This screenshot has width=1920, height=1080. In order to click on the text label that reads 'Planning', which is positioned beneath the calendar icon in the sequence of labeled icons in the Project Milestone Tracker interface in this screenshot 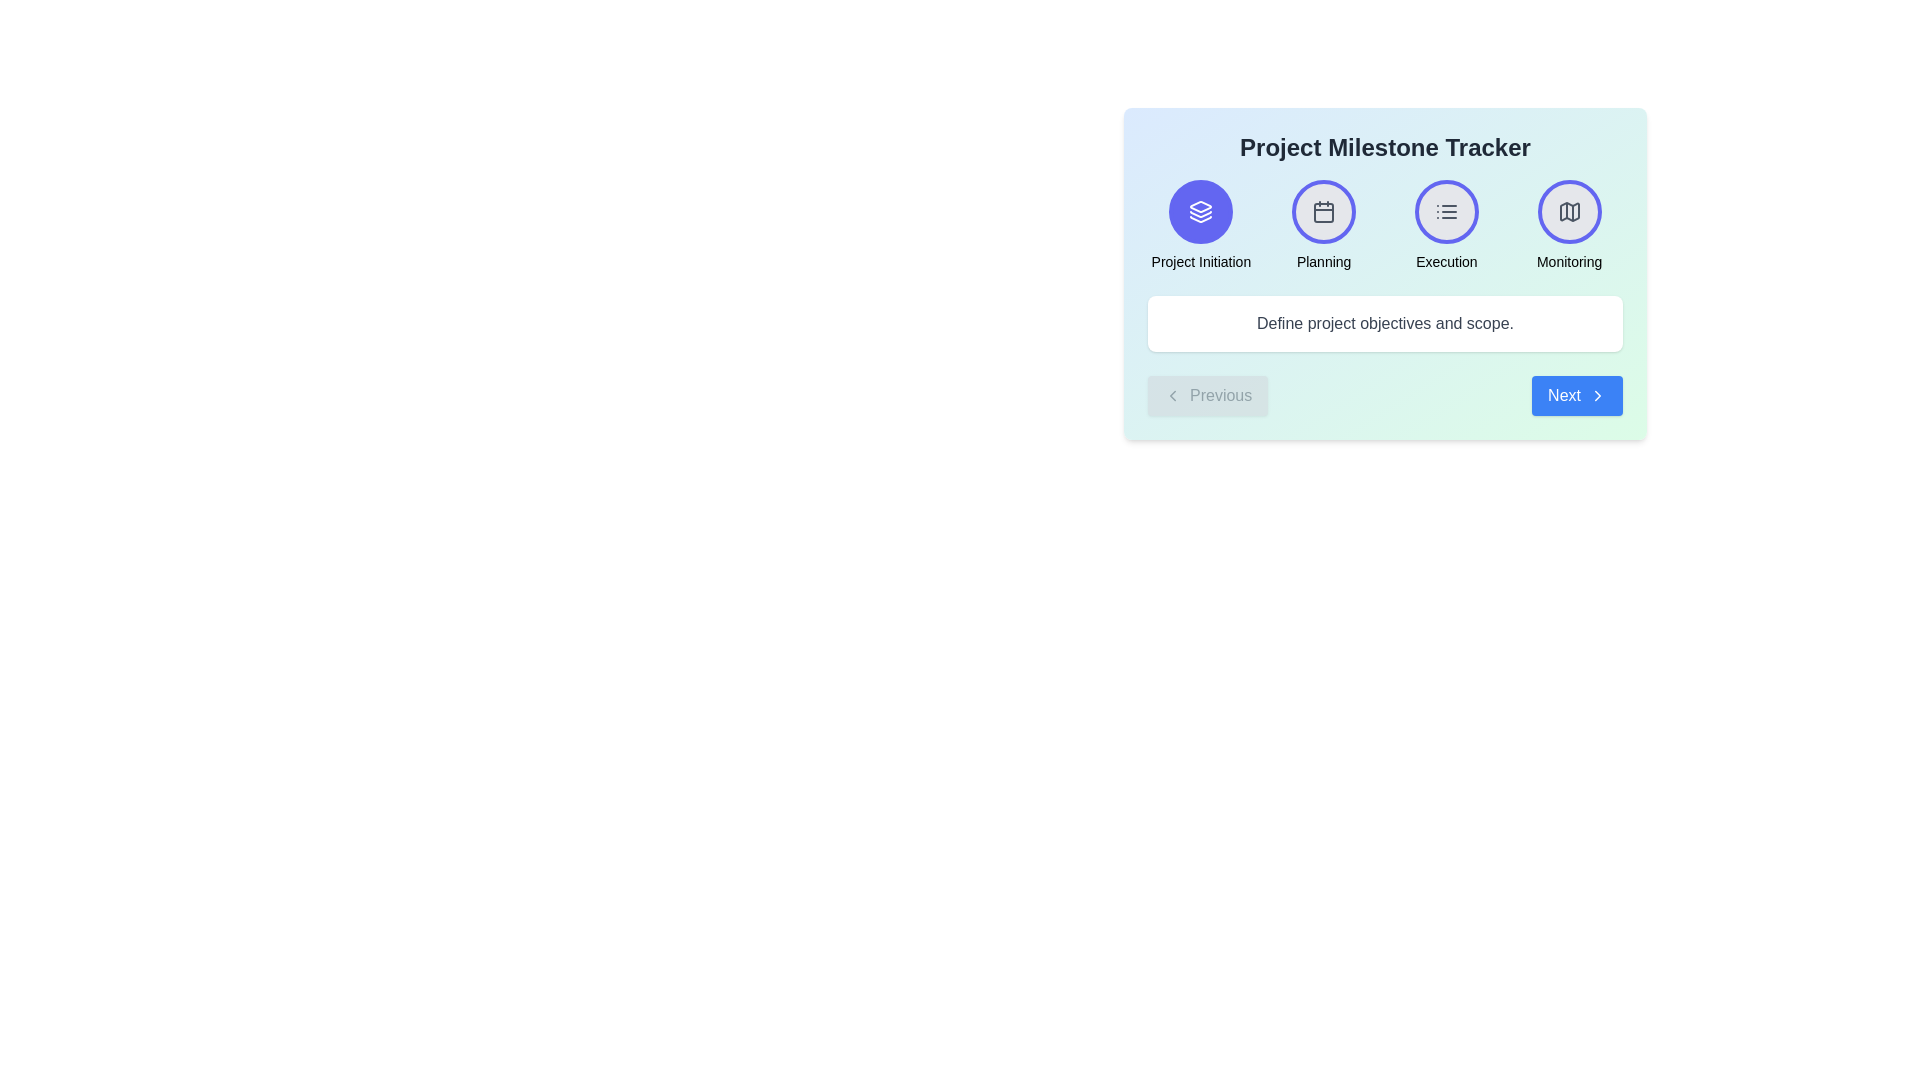, I will do `click(1324, 261)`.